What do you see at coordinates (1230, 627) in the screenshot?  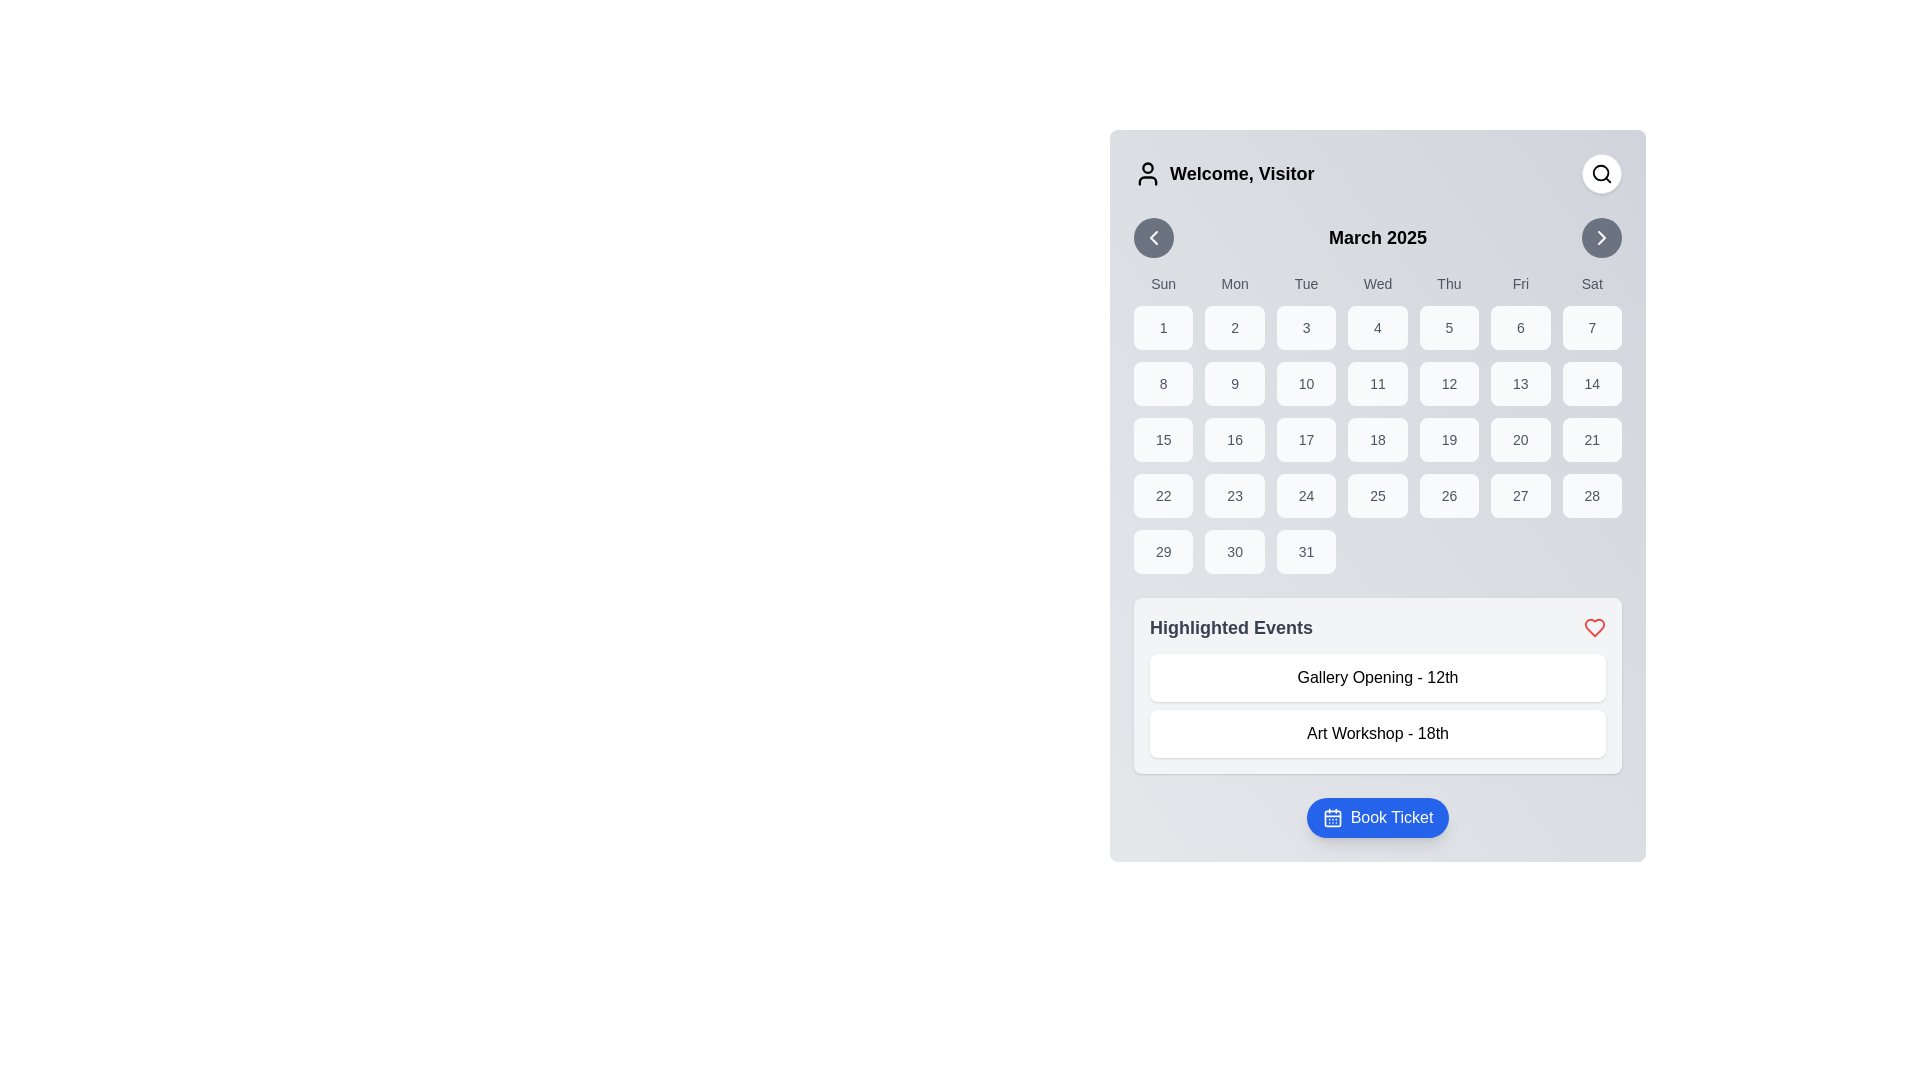 I see `the static text label 'Highlighted Events', which is styled in bold with a grayish color and located near the top-left of the section` at bounding box center [1230, 627].